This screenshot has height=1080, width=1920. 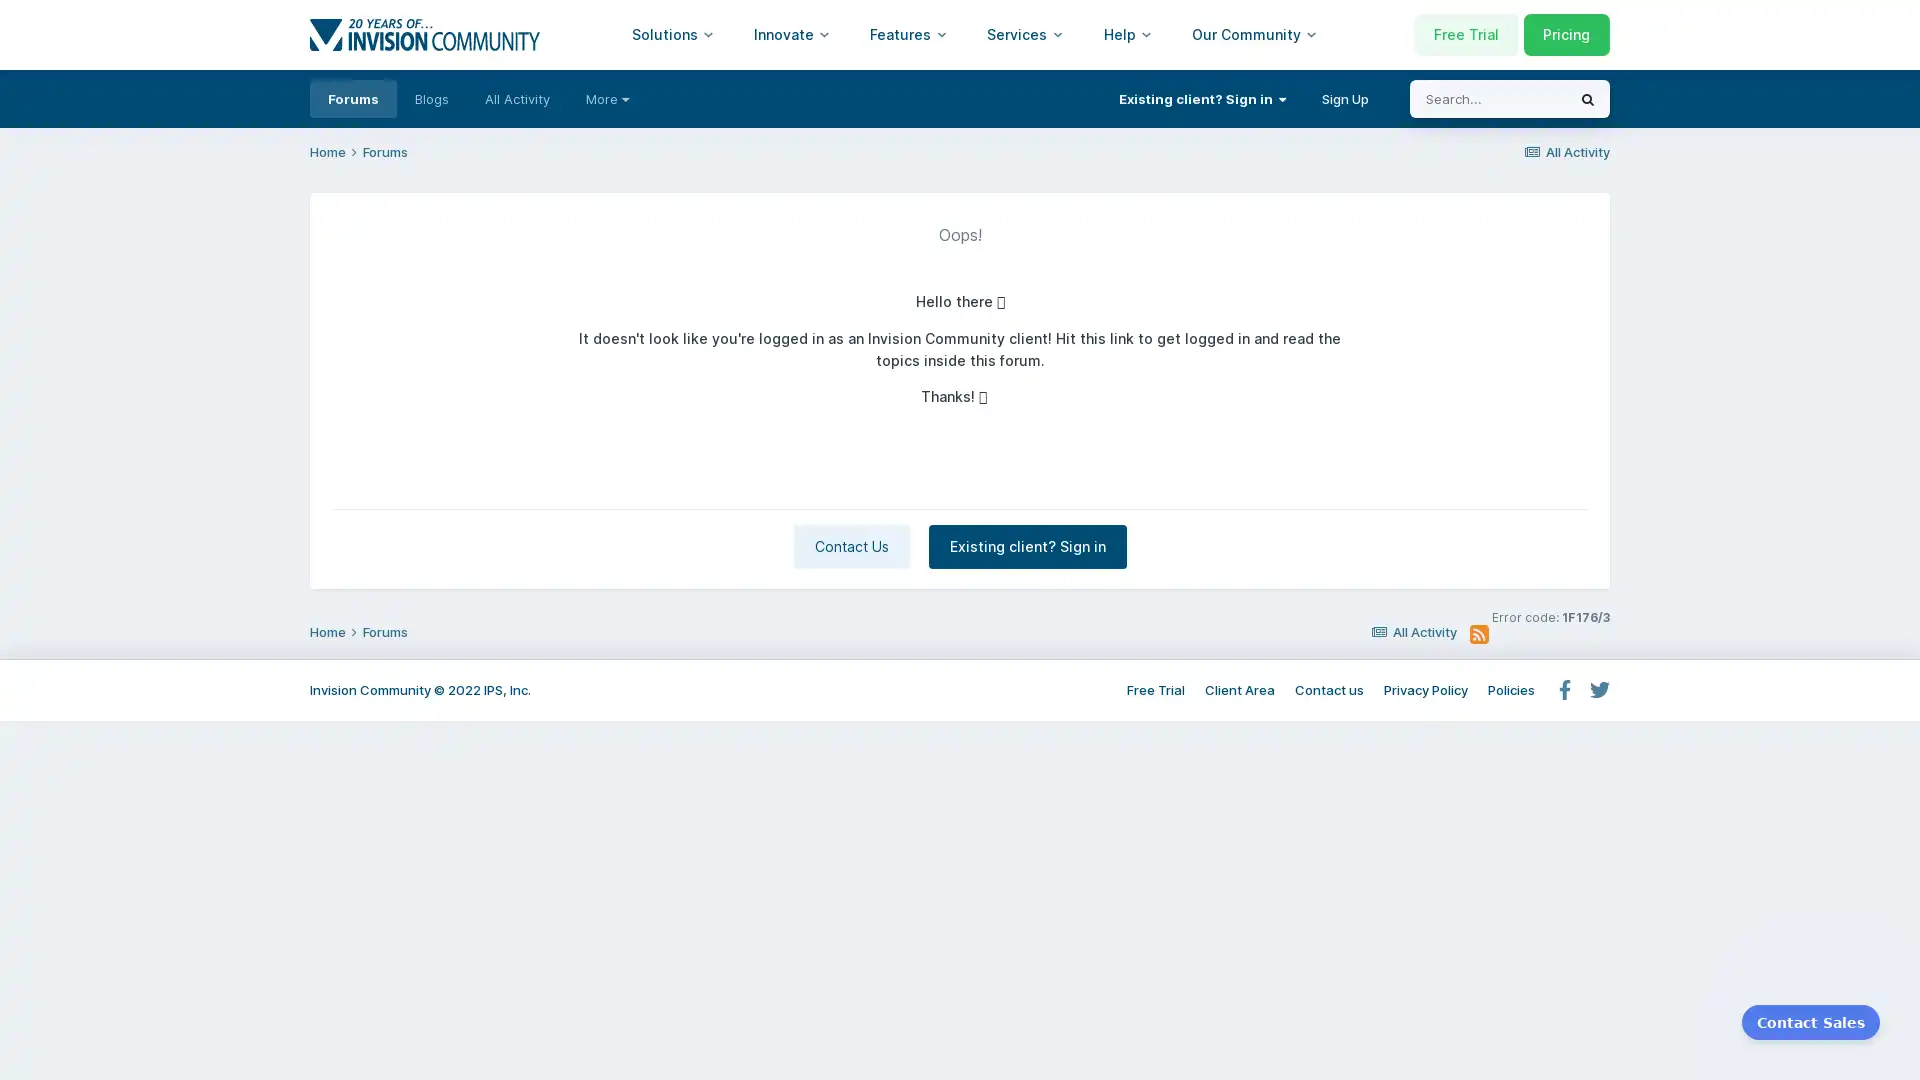 What do you see at coordinates (1587, 99) in the screenshot?
I see `Search` at bounding box center [1587, 99].